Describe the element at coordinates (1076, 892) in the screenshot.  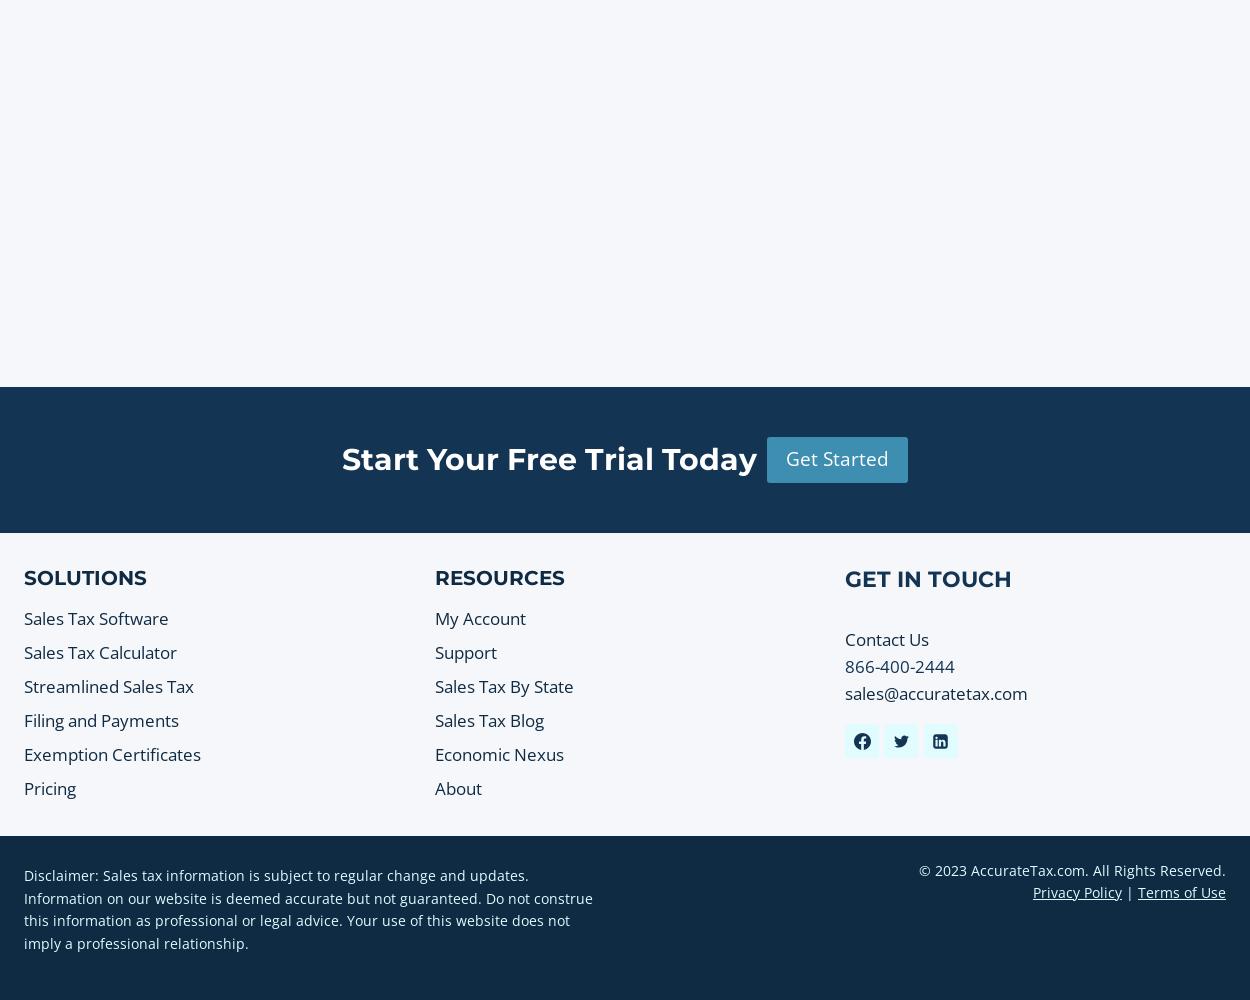
I see `'Privacy Policy'` at that location.